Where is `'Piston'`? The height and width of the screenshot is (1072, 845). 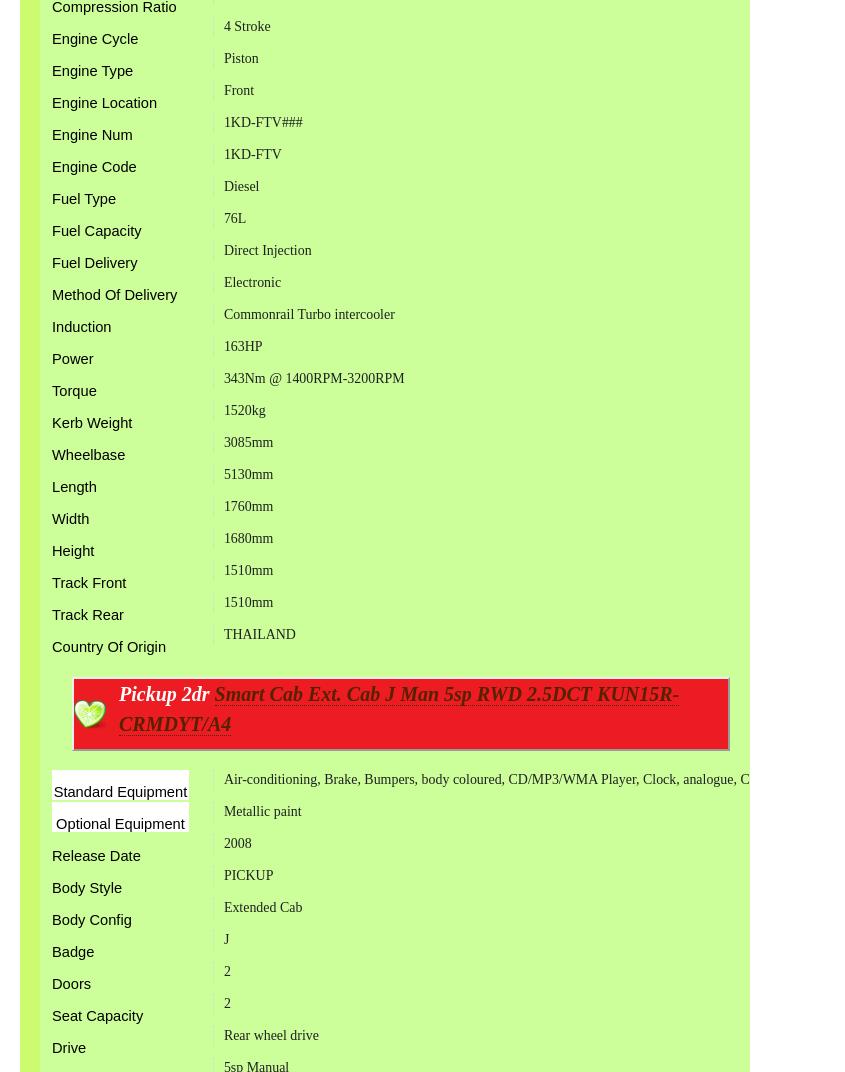
'Piston' is located at coordinates (239, 57).